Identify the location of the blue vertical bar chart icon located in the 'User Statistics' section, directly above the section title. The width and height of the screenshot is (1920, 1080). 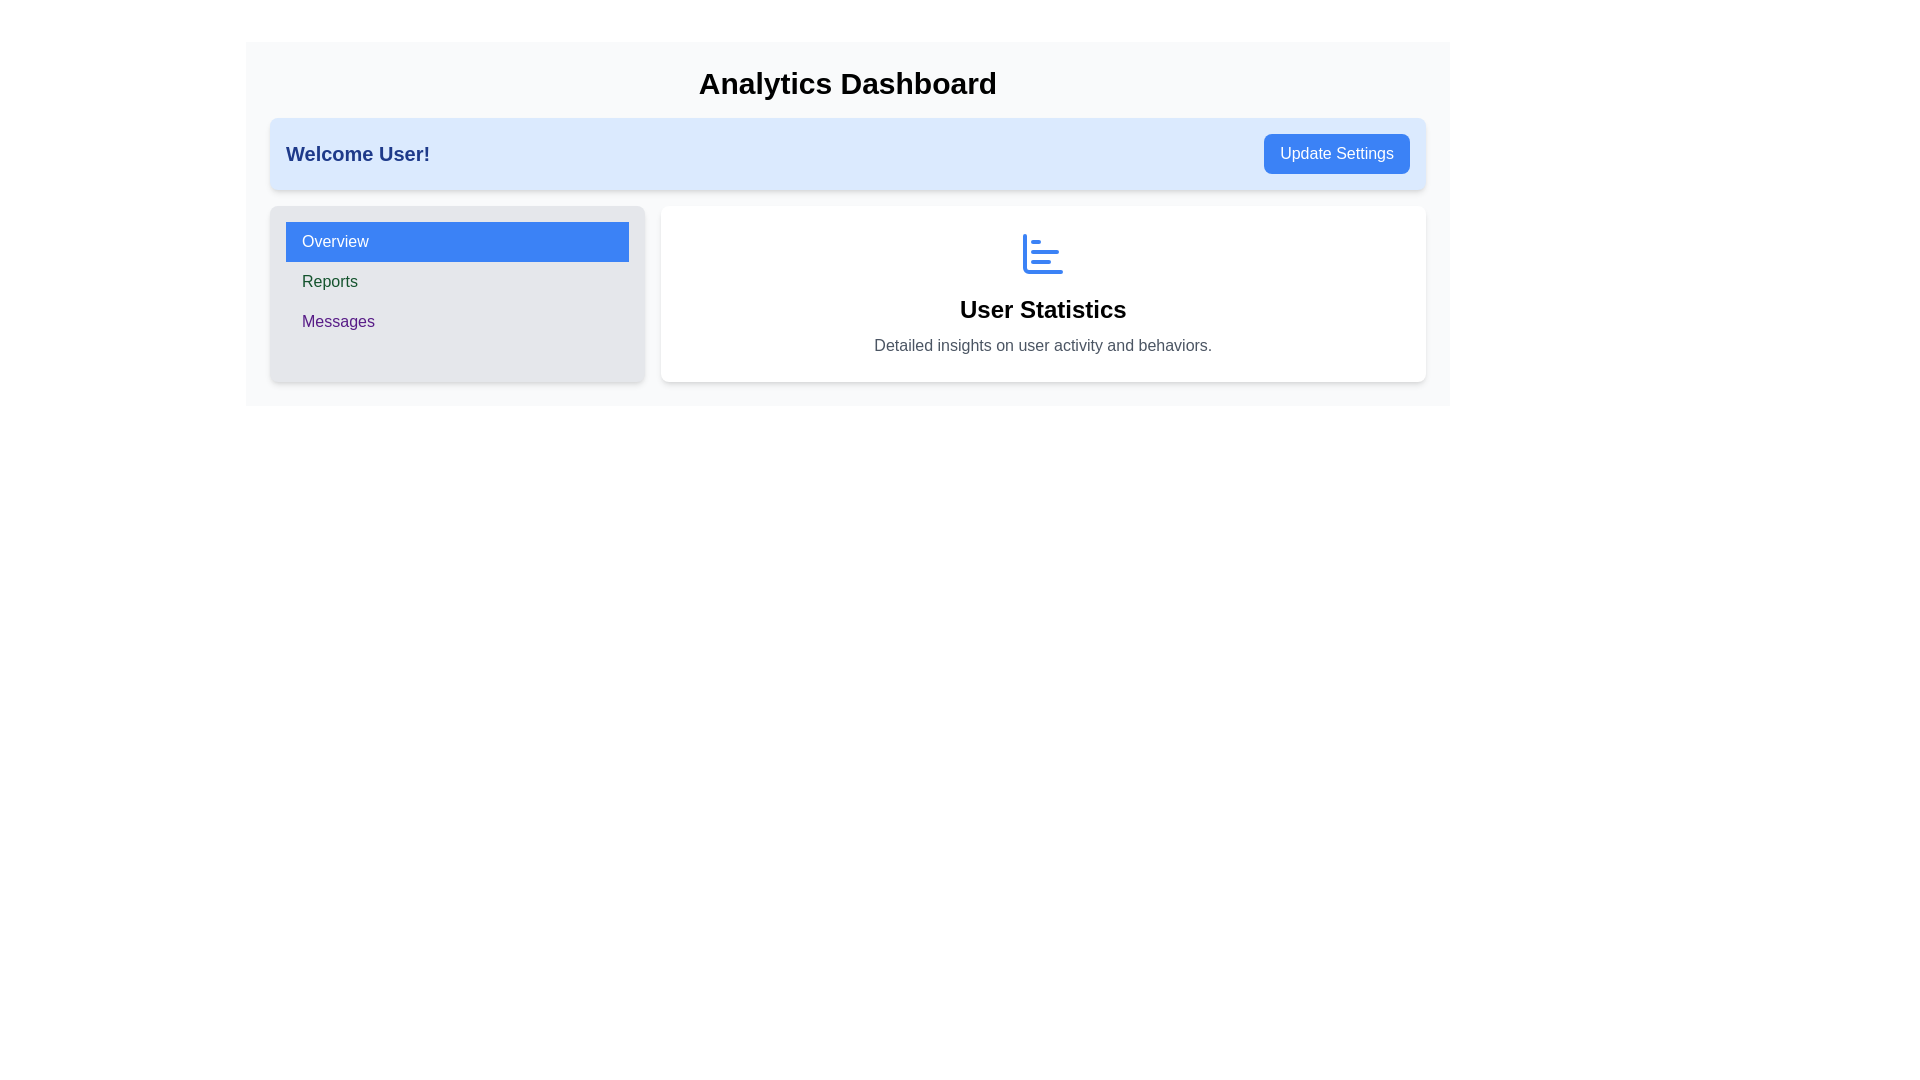
(1042, 253).